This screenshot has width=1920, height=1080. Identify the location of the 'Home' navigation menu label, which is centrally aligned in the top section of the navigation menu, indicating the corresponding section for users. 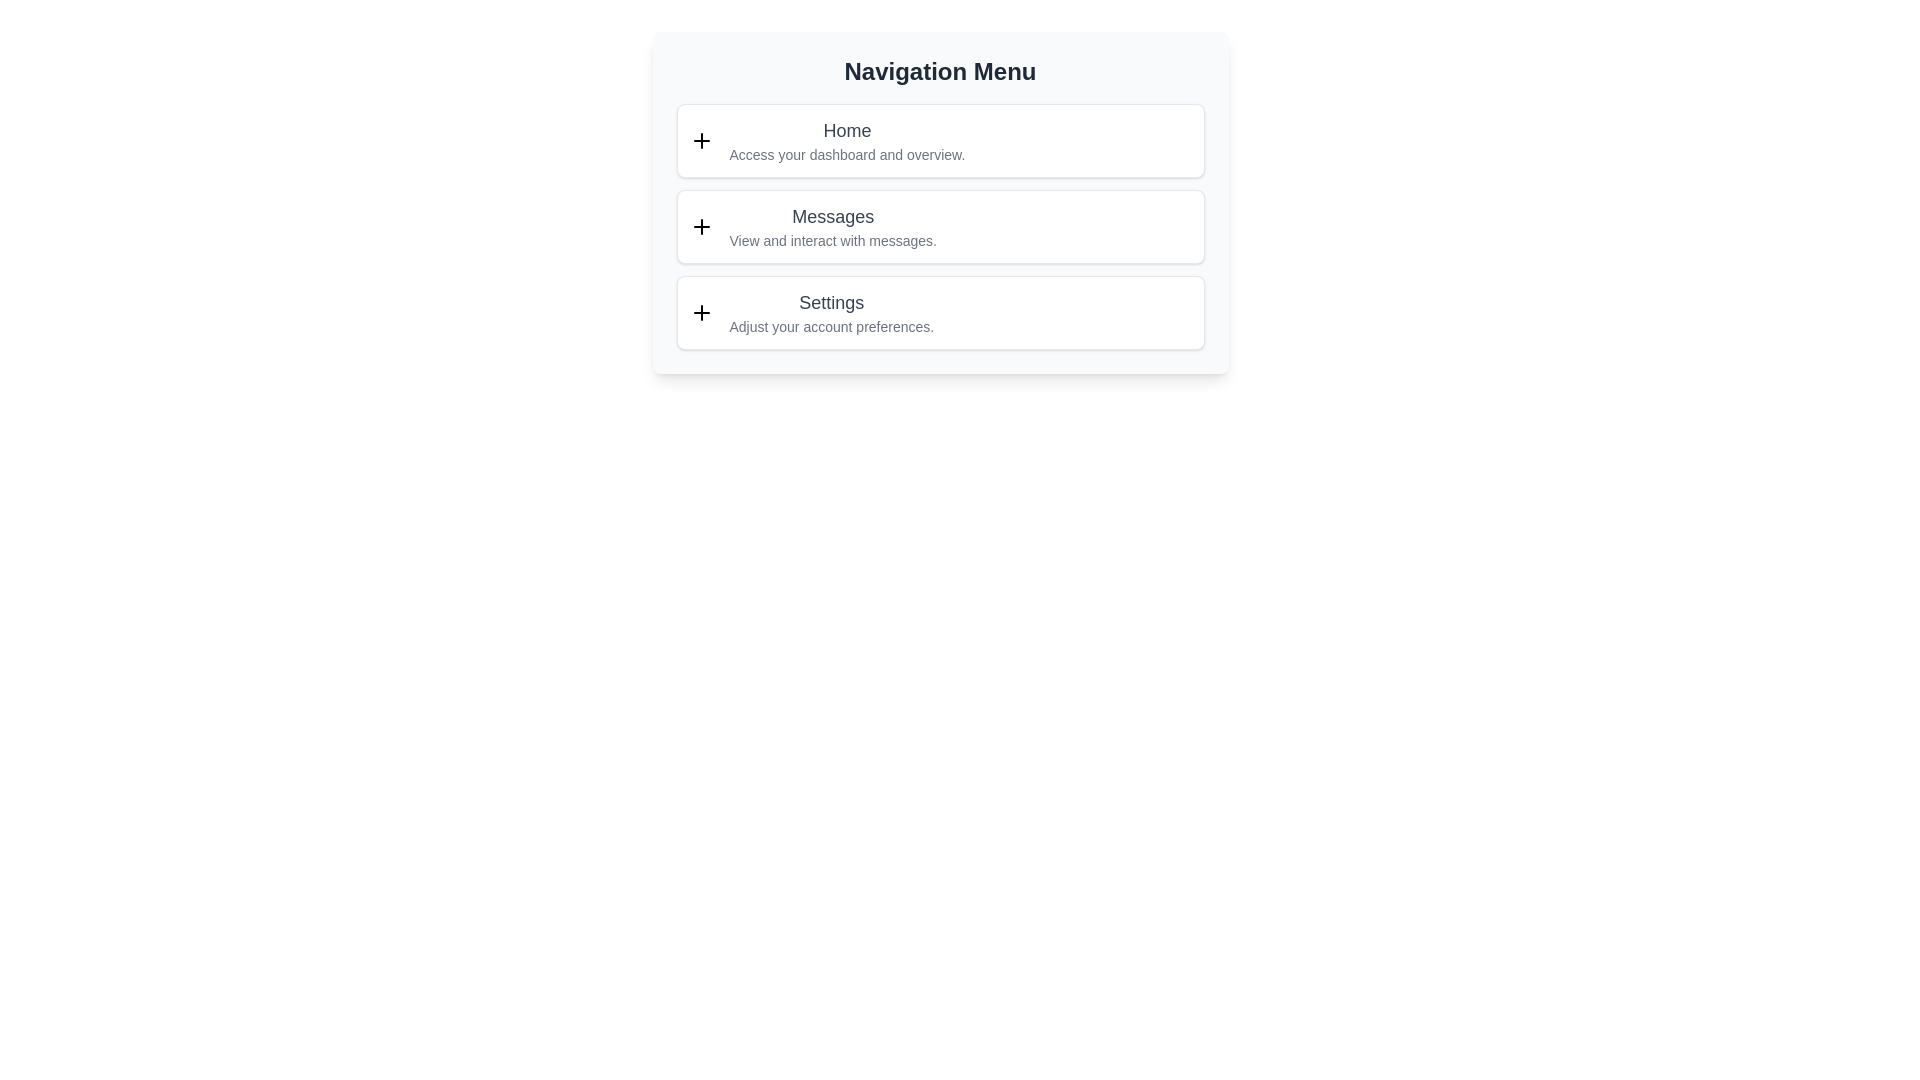
(847, 131).